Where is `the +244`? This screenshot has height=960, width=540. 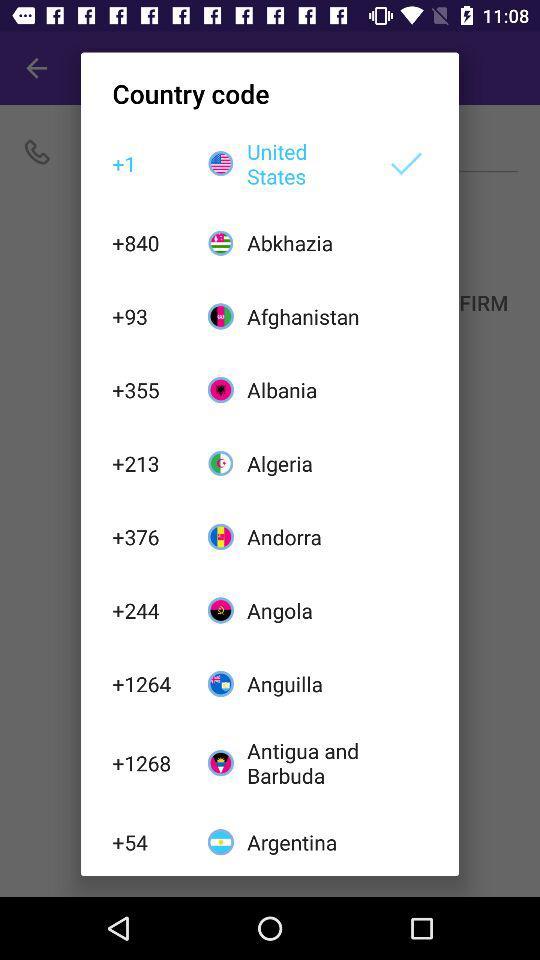
the +244 is located at coordinates (148, 609).